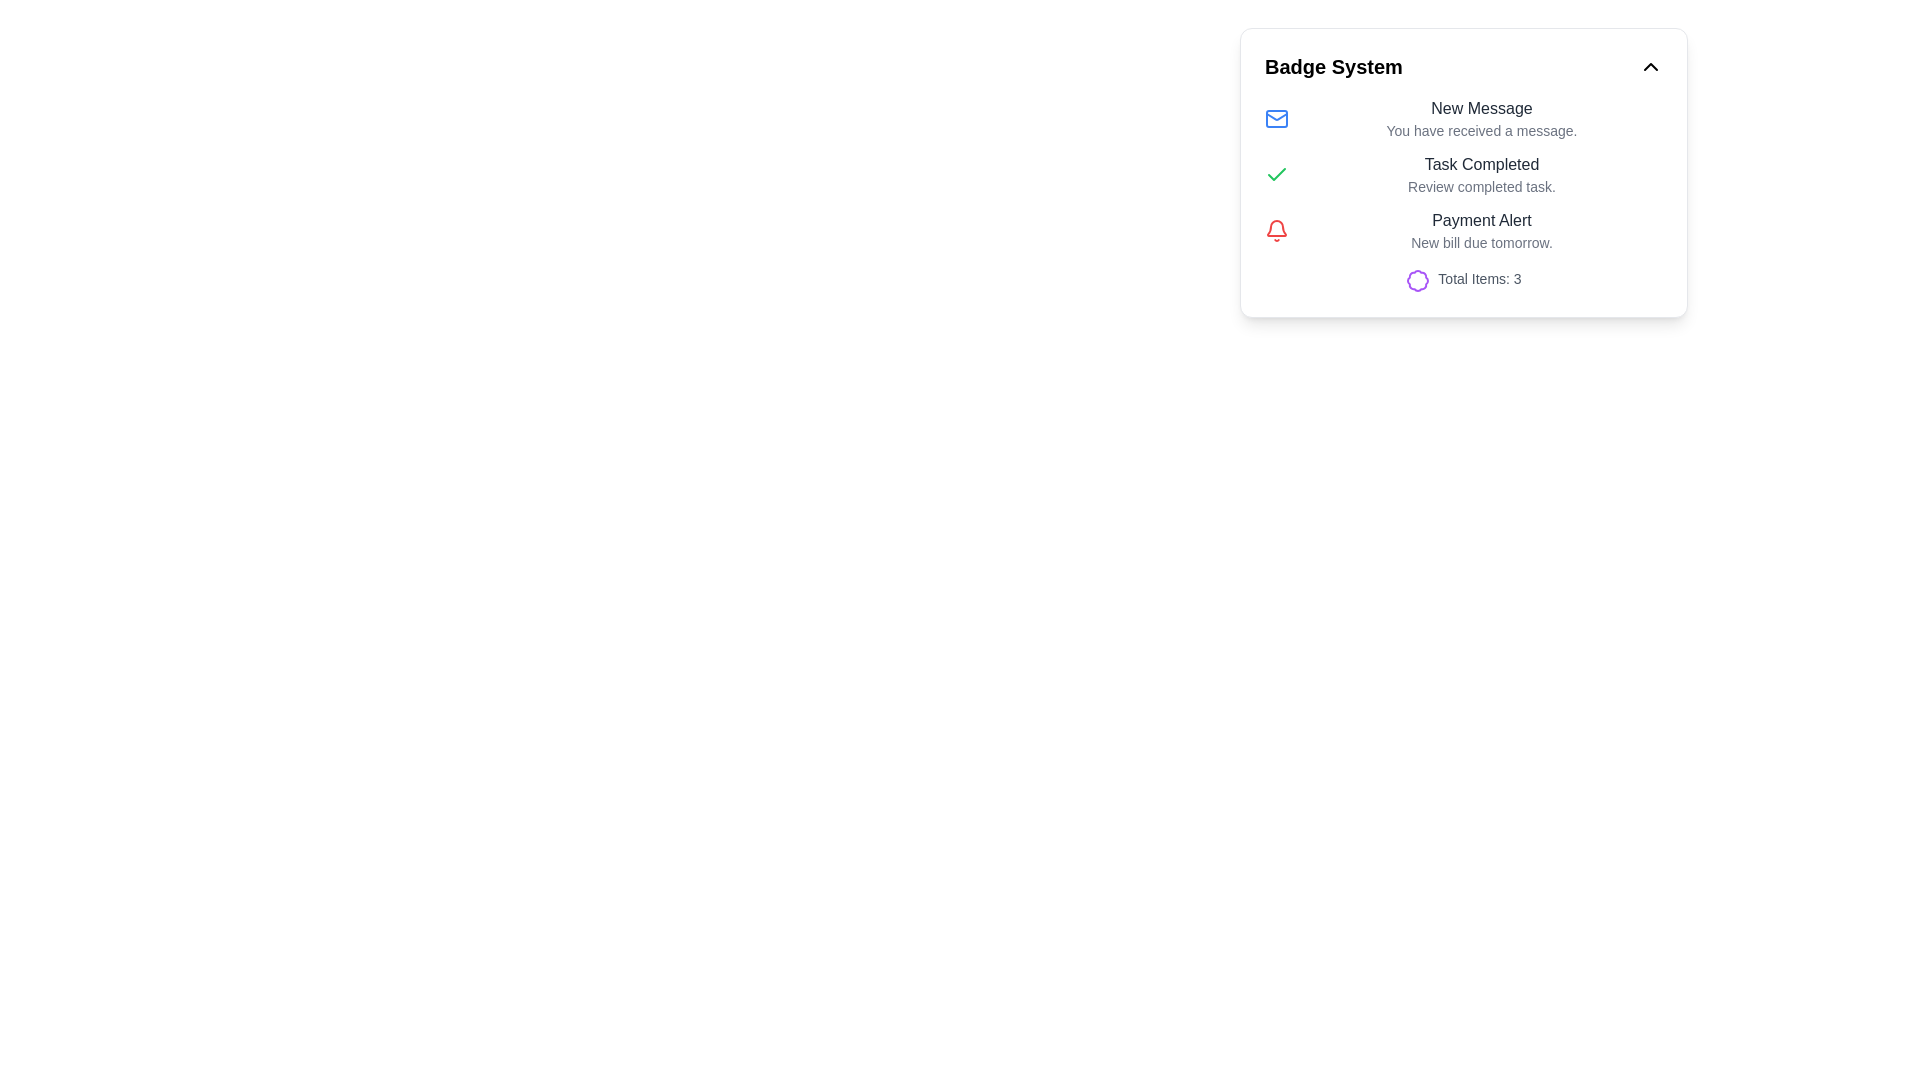 The height and width of the screenshot is (1080, 1920). I want to click on the 'New Message' notification icon located at the top-left corner of the 'Badge System' UI component to interact with the notification, so click(1275, 119).